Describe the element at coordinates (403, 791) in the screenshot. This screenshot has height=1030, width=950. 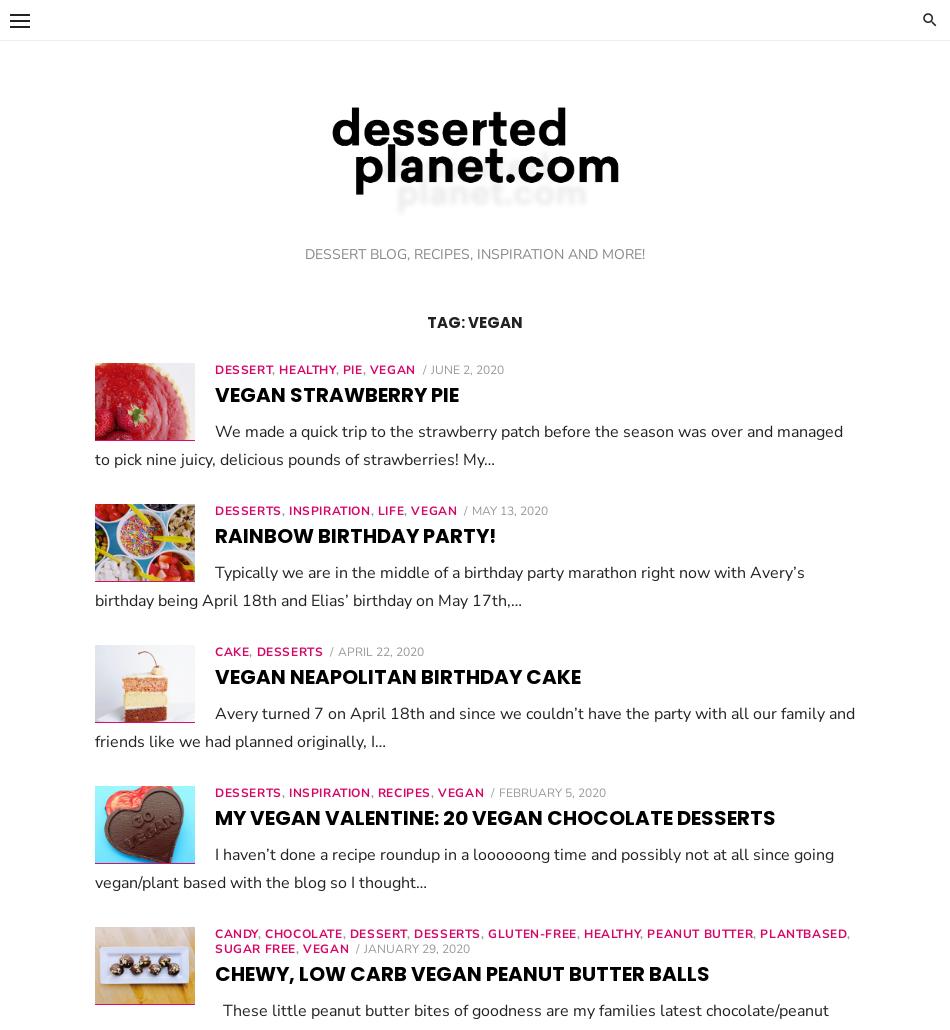
I see `'Recipes'` at that location.